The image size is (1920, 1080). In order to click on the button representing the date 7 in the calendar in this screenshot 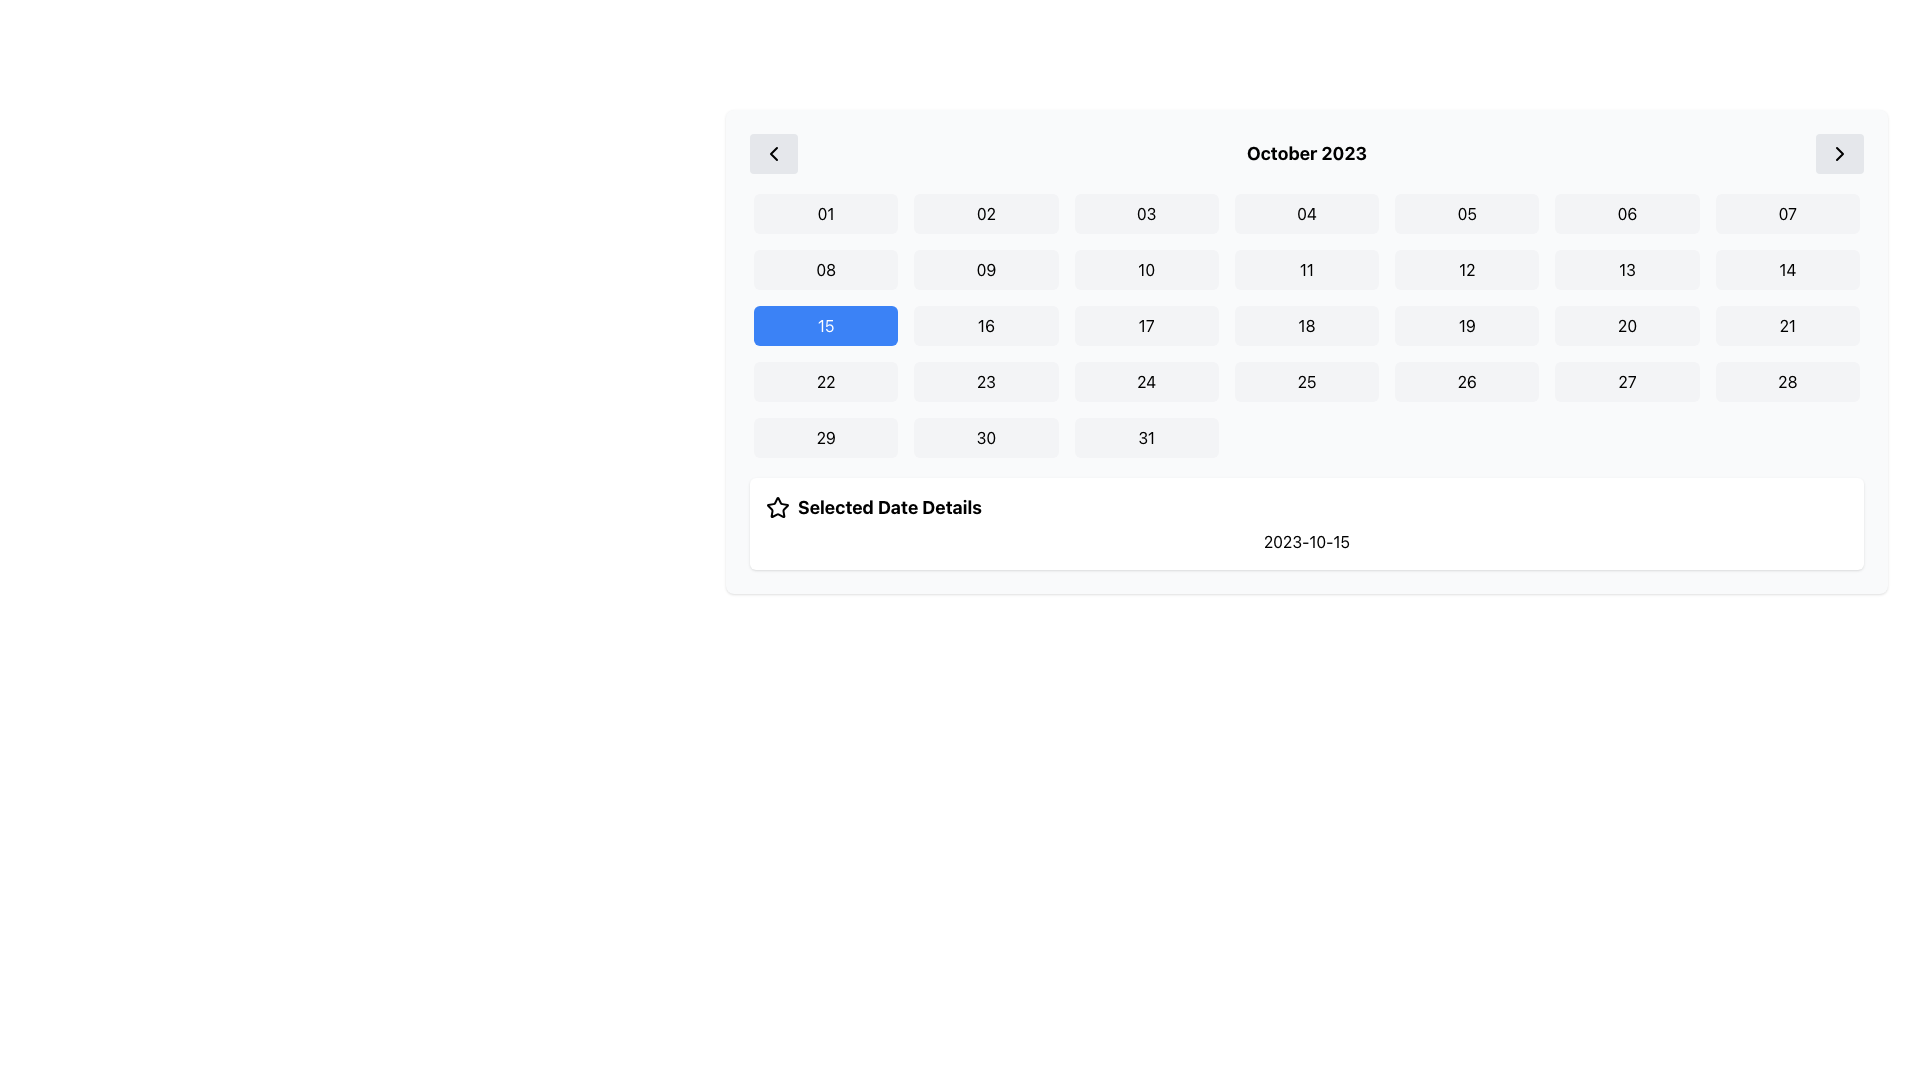, I will do `click(1787, 213)`.